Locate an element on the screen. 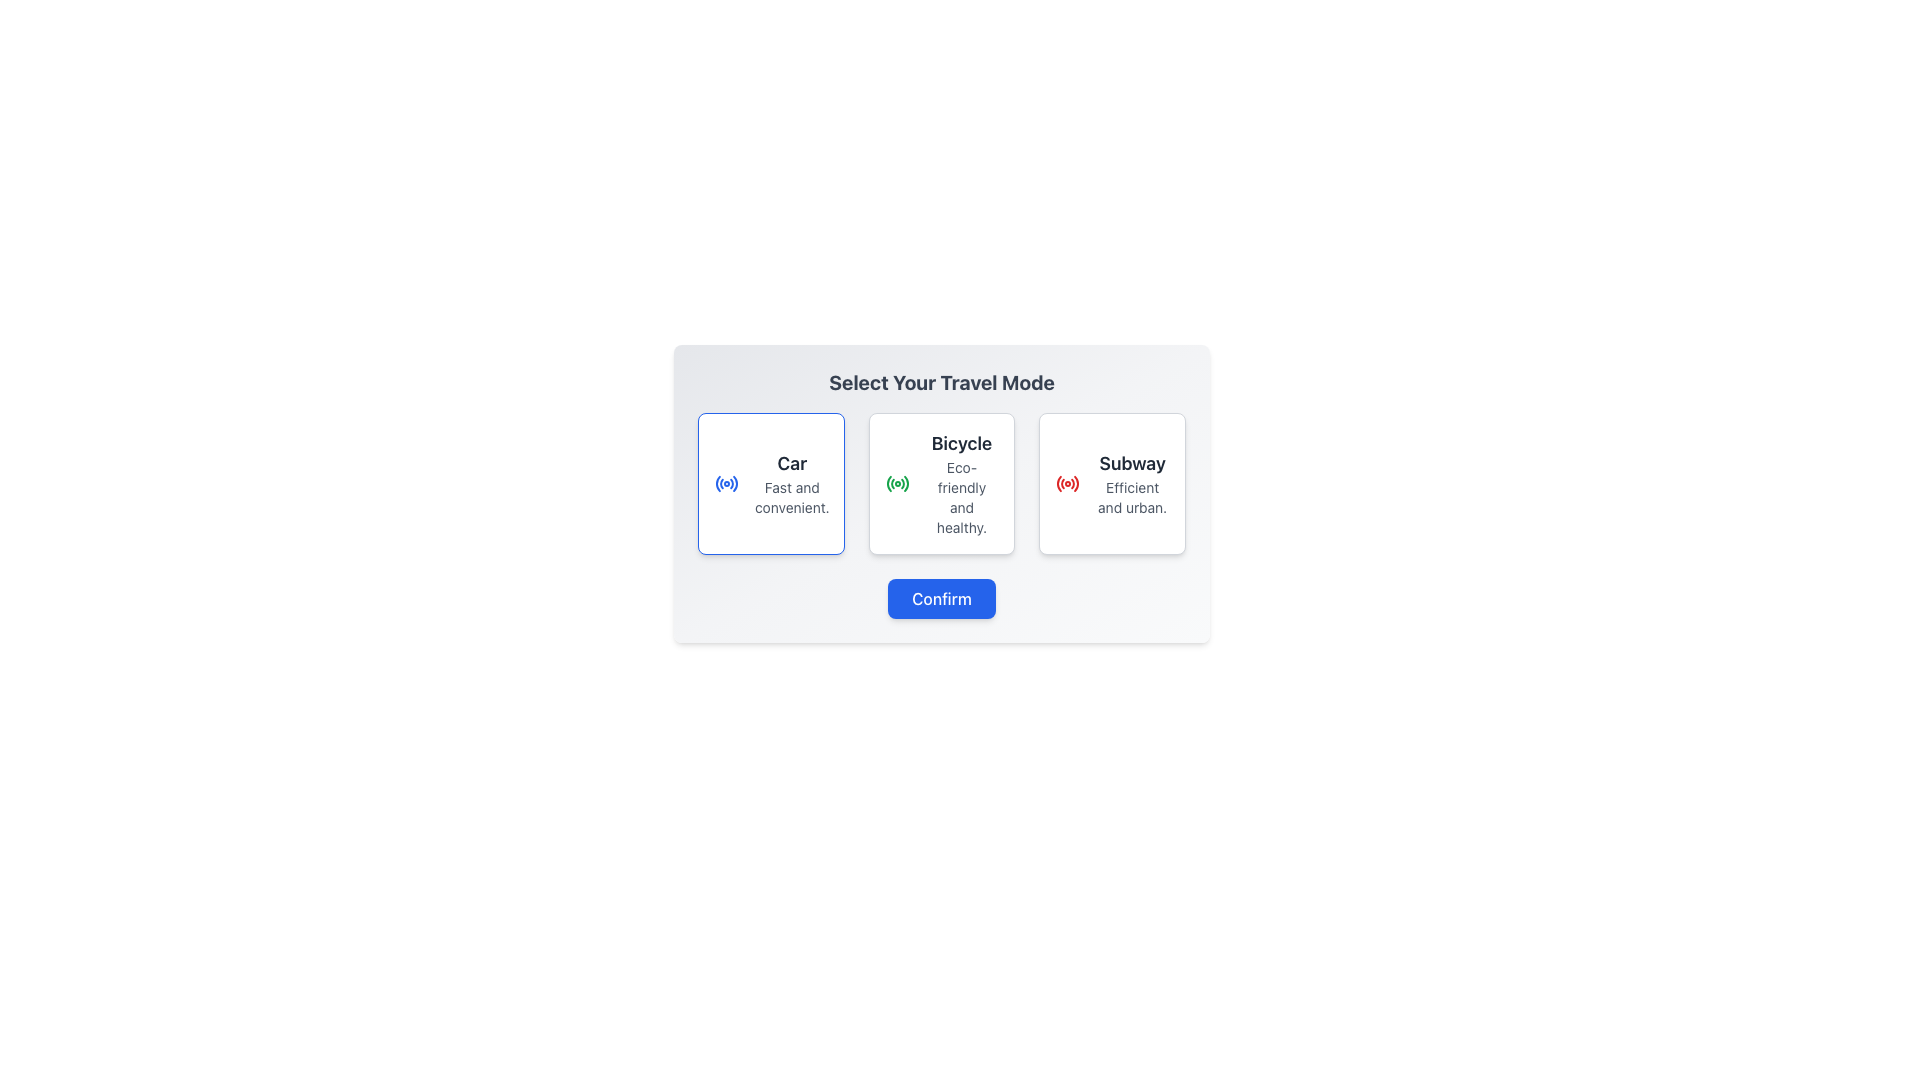 This screenshot has height=1080, width=1920. the 'Confirm' button, which is a rectangular button with a blue background and white rounded corners, to activate its hover effect is located at coordinates (940, 597).